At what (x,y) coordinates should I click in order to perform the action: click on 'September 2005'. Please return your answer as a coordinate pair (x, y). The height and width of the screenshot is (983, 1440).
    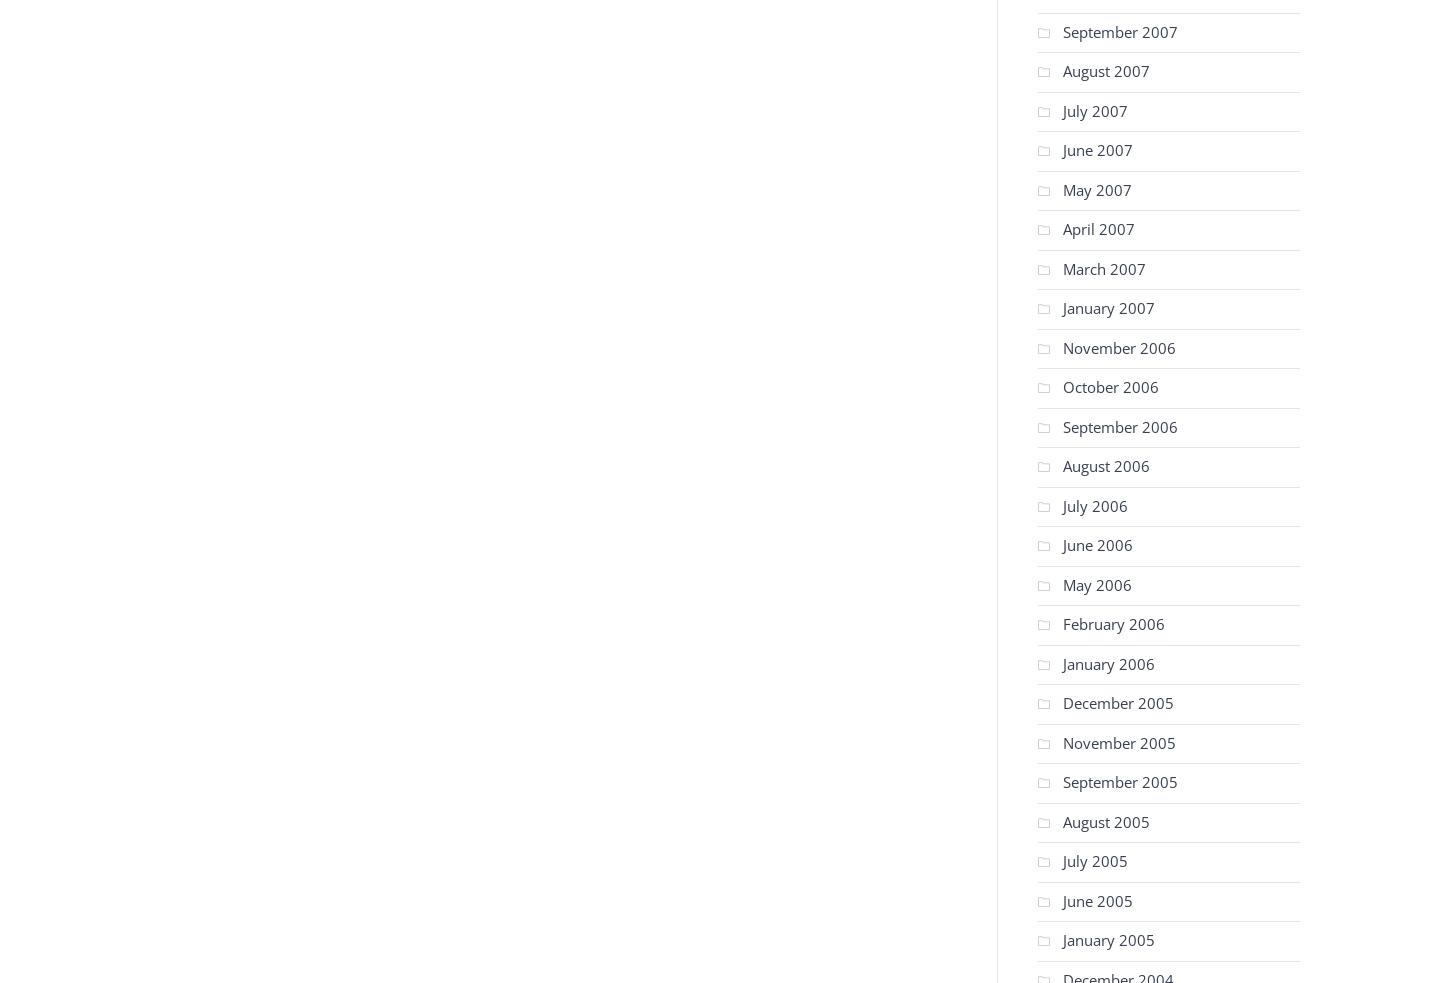
    Looking at the image, I should click on (1119, 780).